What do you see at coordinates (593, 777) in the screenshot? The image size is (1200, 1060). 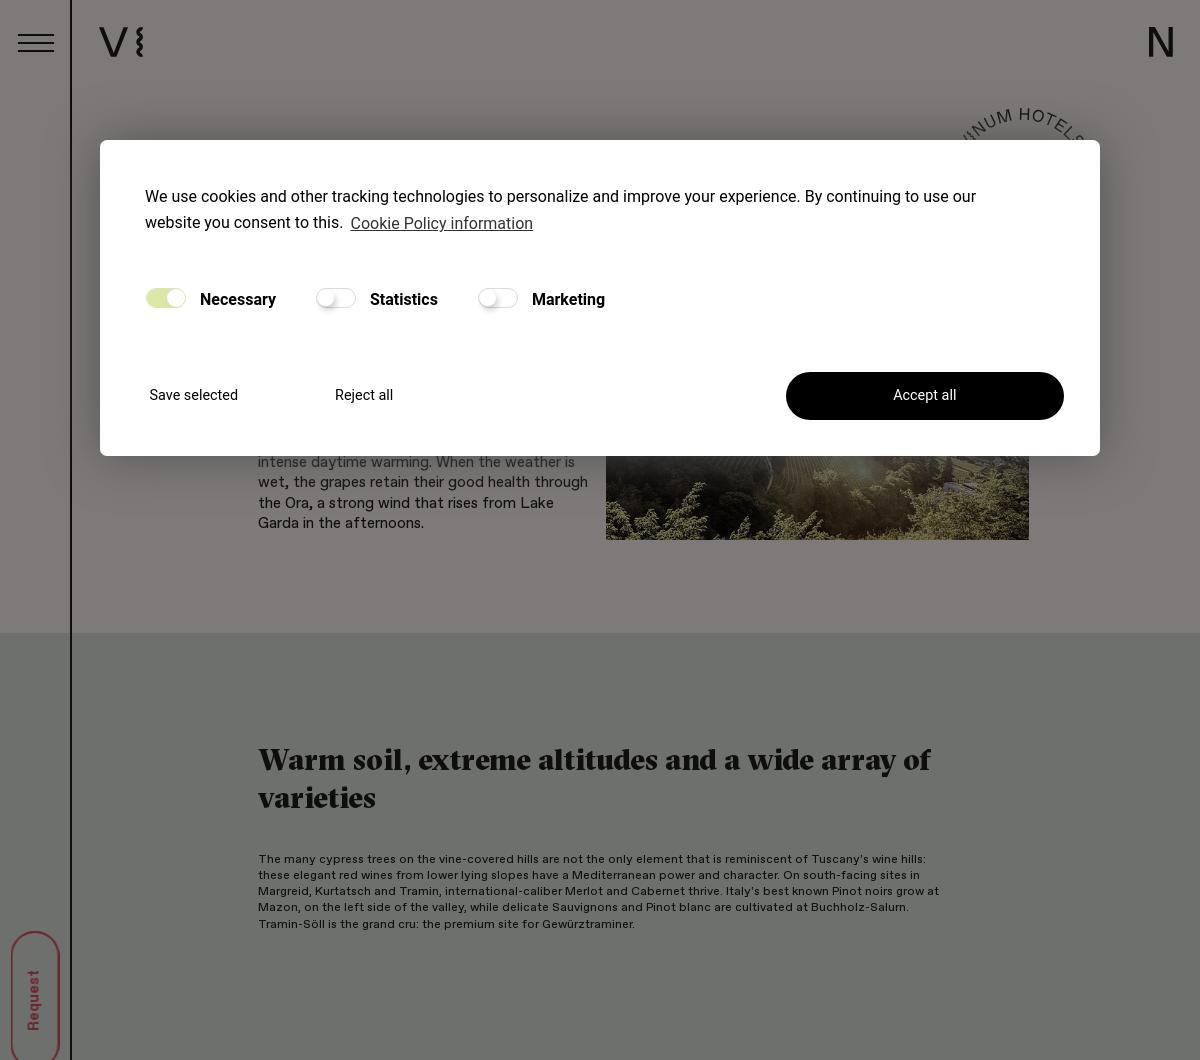 I see `'Warm soil, extreme altitudes and a wide array of varieties'` at bounding box center [593, 777].